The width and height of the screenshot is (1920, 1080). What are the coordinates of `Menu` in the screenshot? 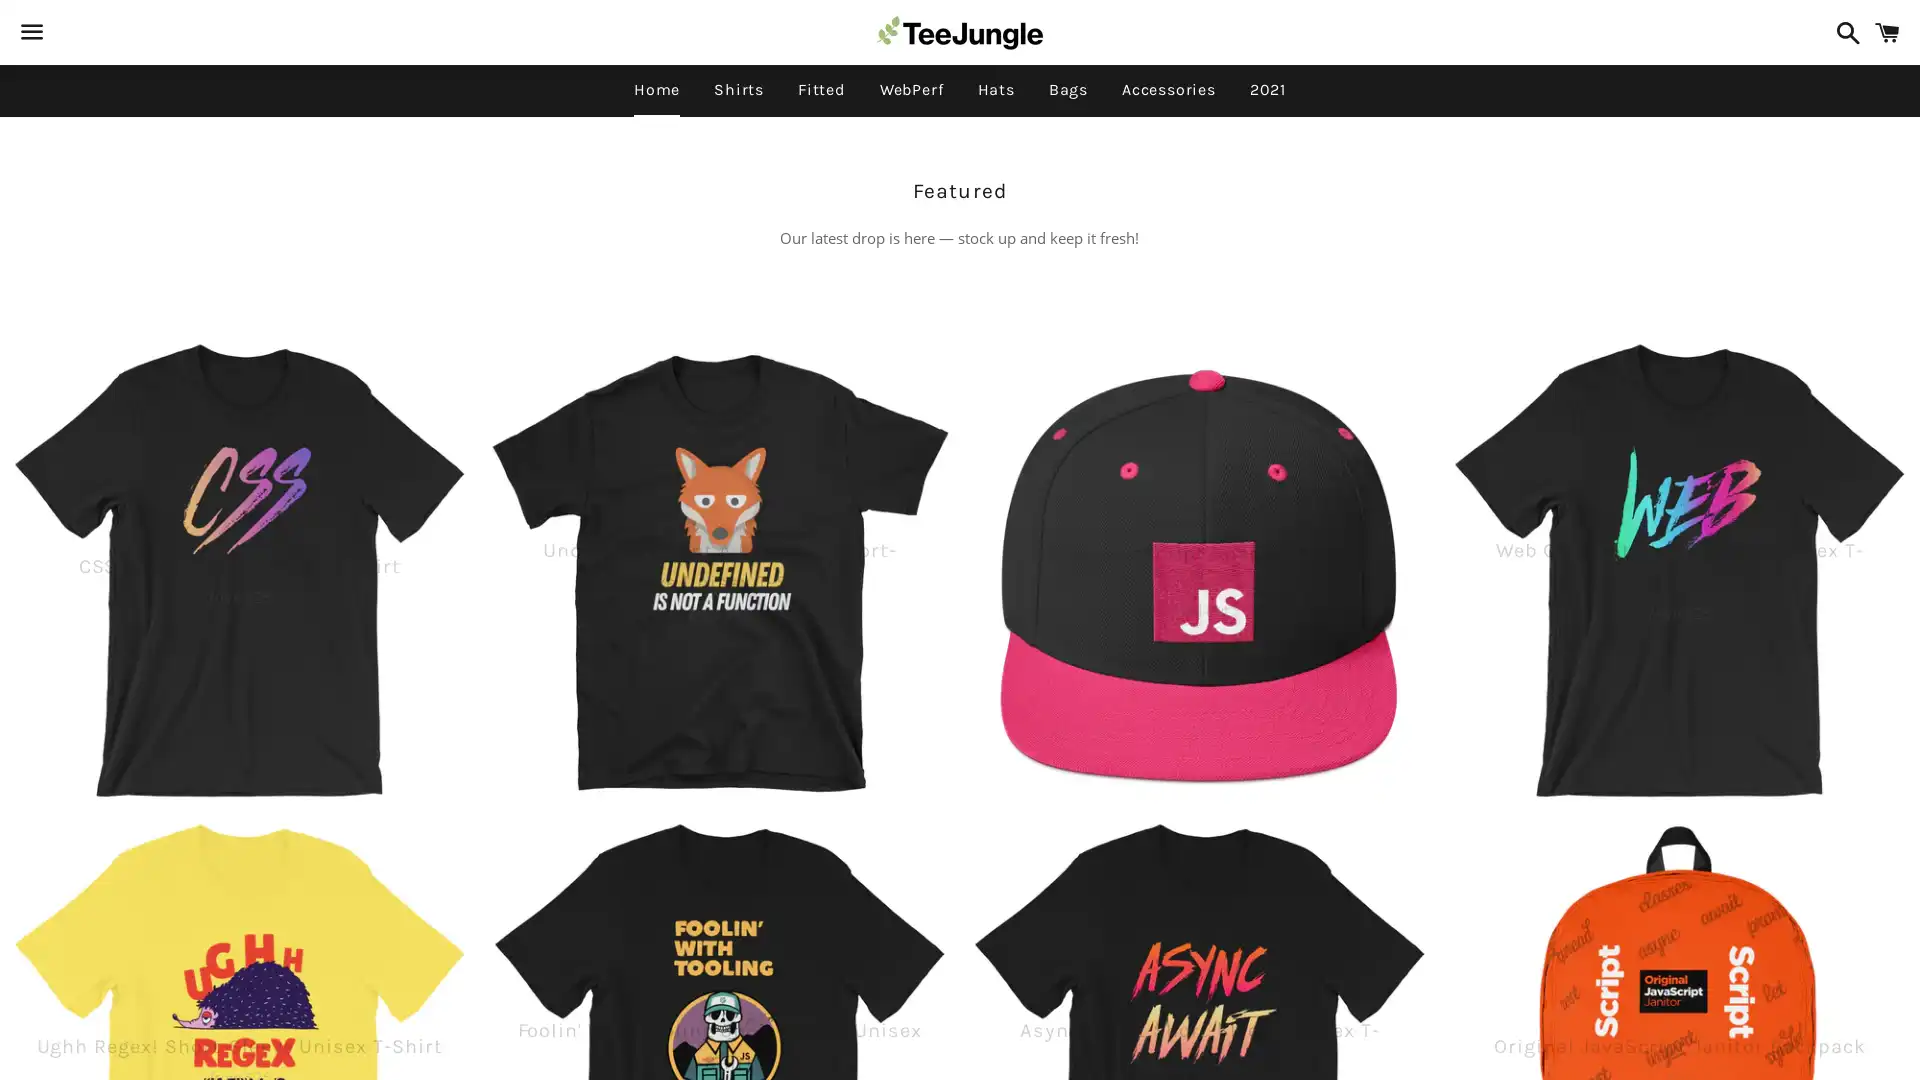 It's located at (32, 31).